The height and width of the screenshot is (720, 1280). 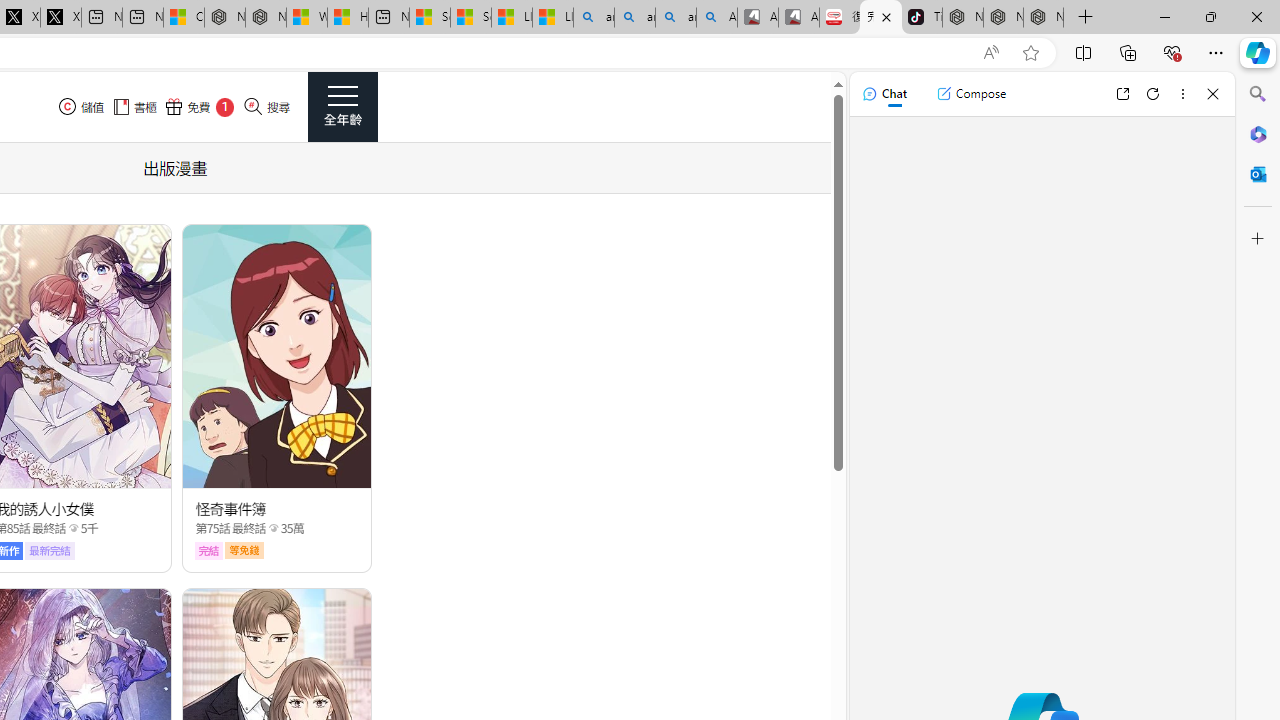 I want to click on 'Nordace - Best Sellers', so click(x=963, y=17).